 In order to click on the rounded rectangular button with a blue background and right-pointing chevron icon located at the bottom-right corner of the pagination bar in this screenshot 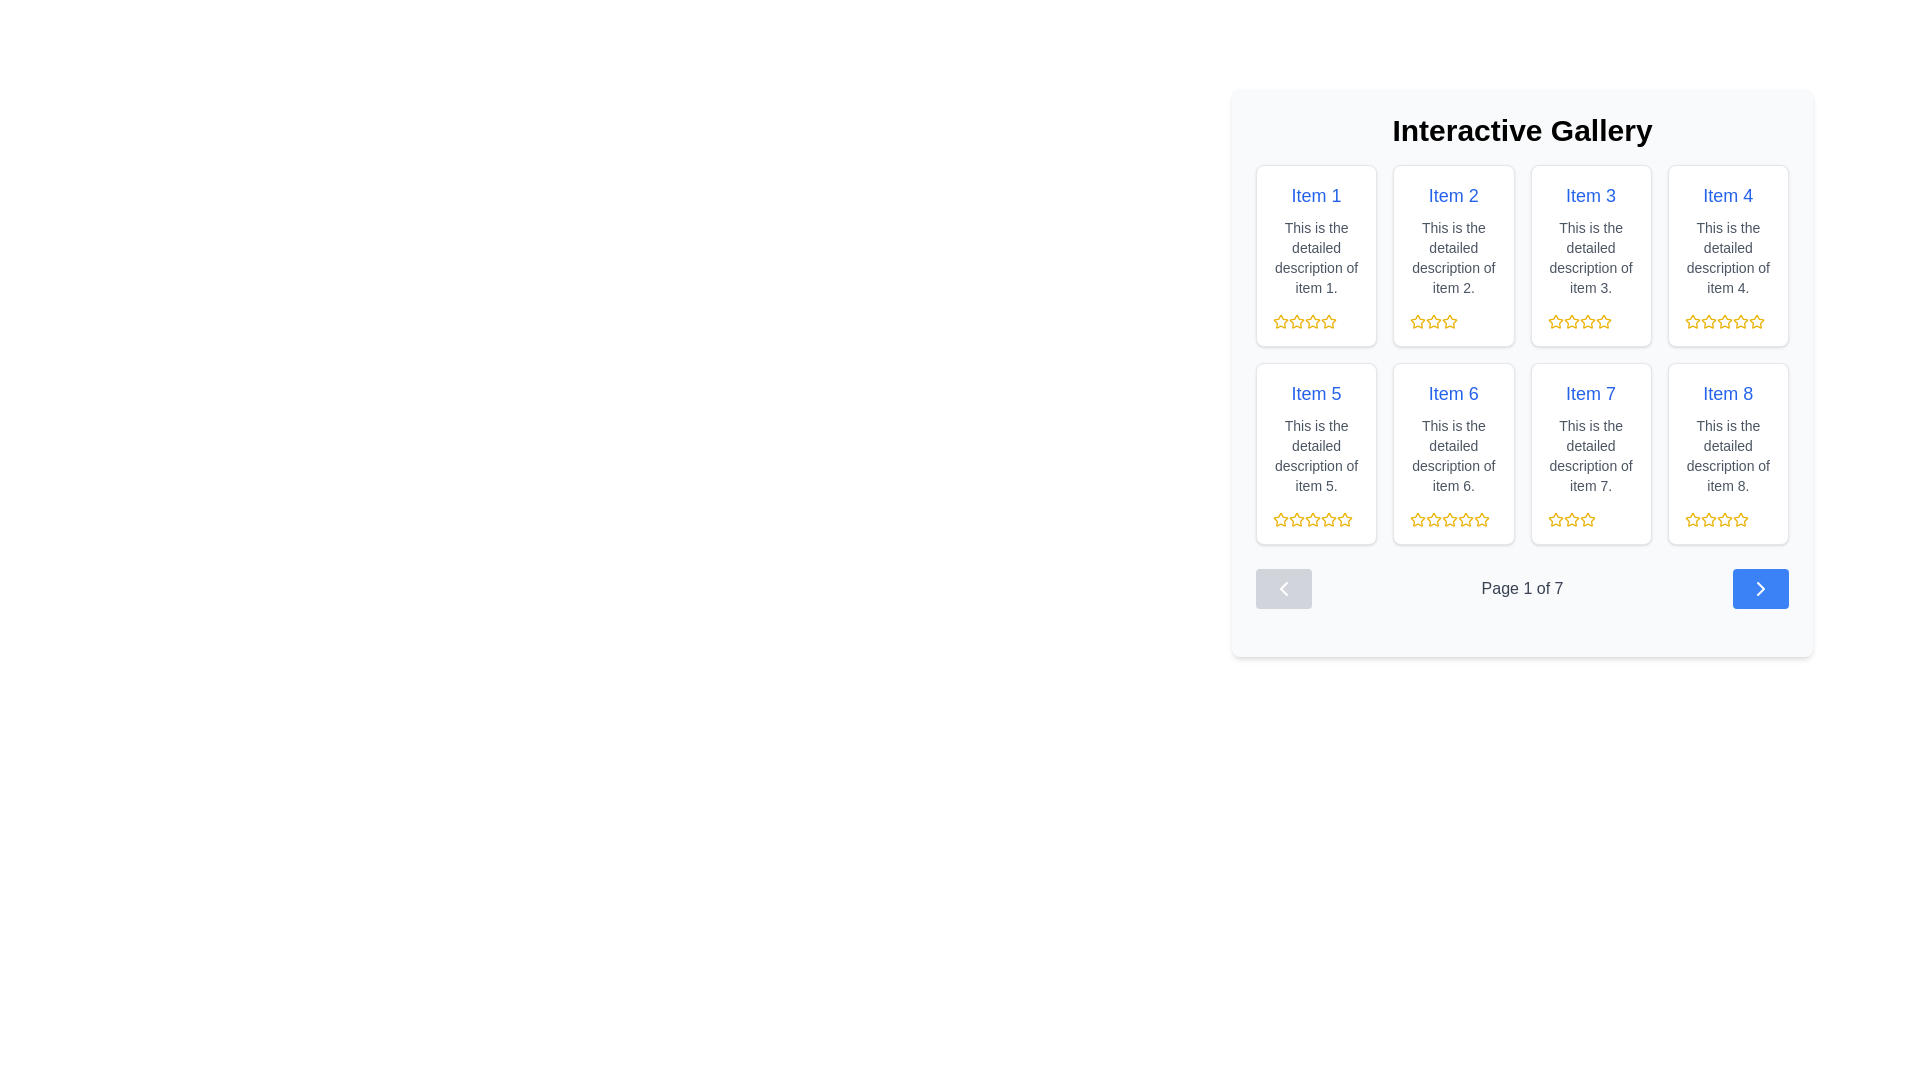, I will do `click(1761, 588)`.